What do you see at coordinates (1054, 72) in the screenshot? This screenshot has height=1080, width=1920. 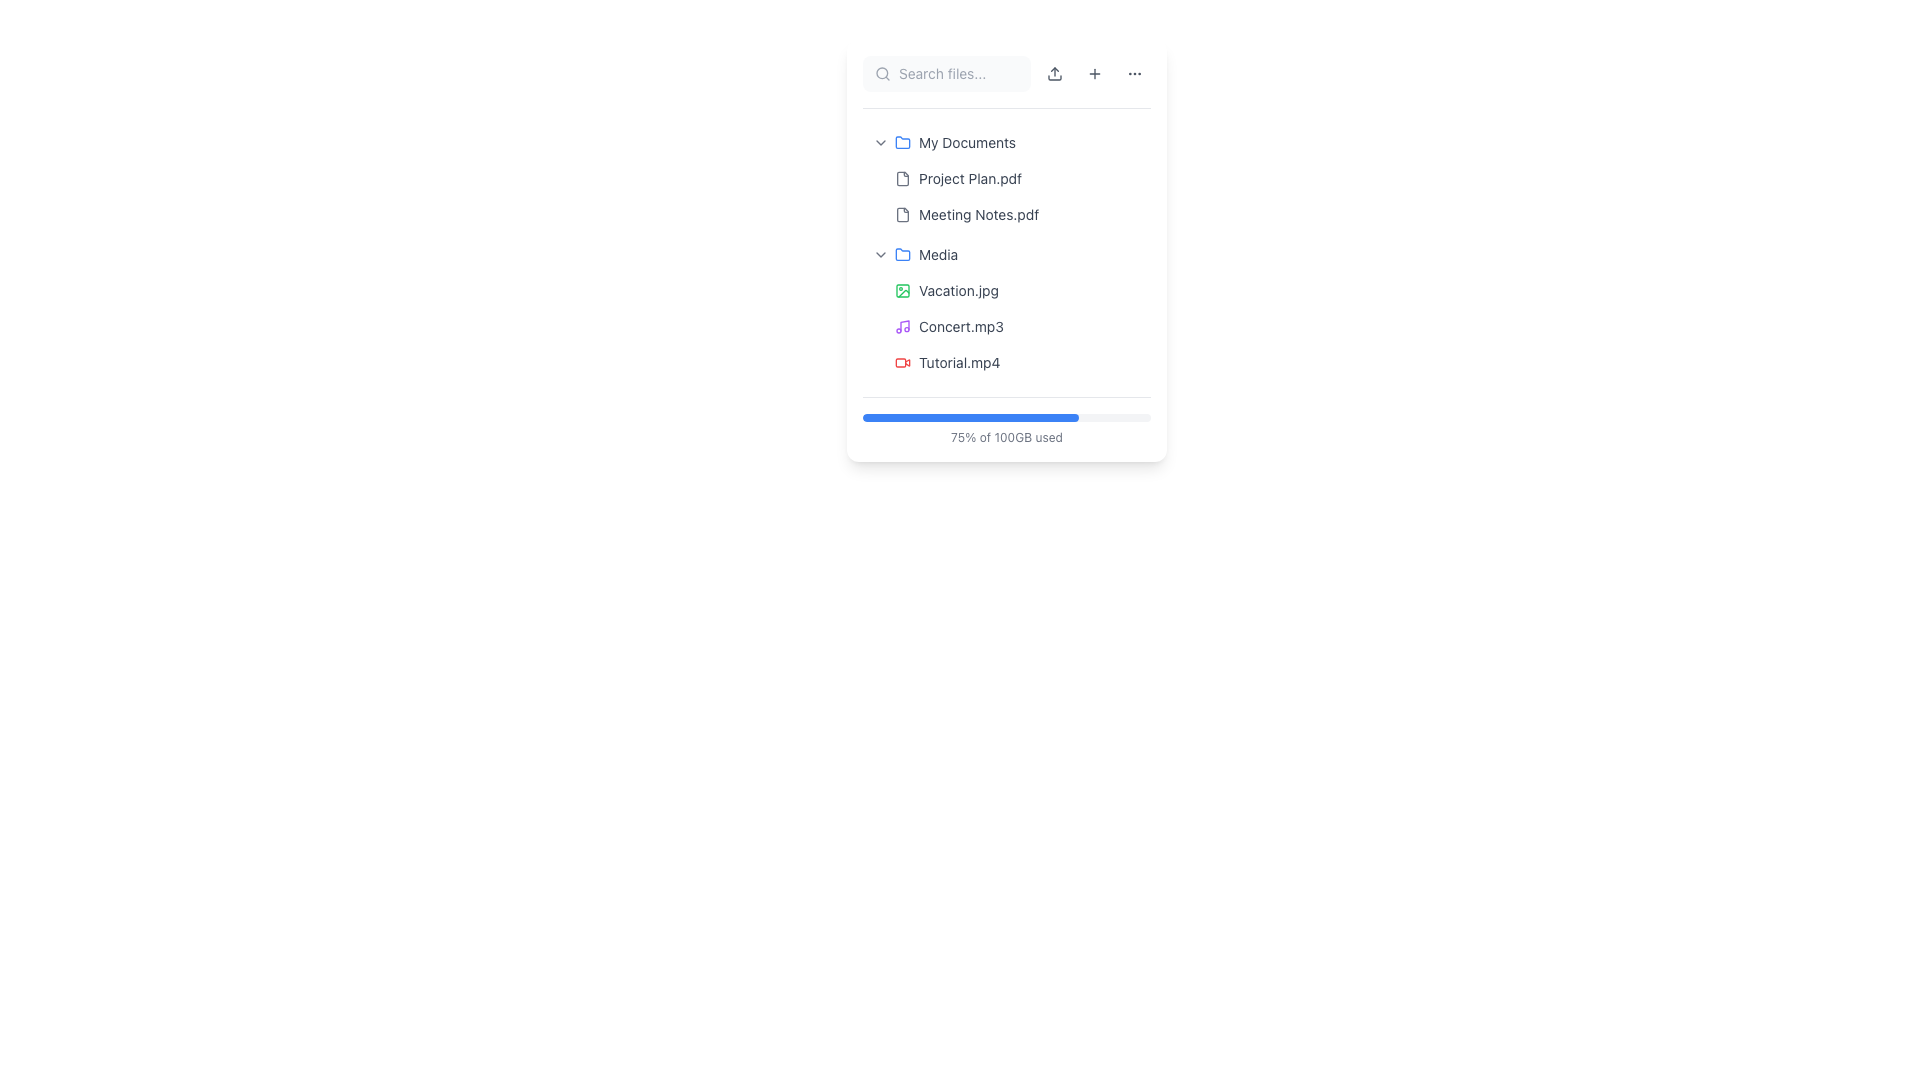 I see `the upload icon located at the top-right corner of the interface` at bounding box center [1054, 72].